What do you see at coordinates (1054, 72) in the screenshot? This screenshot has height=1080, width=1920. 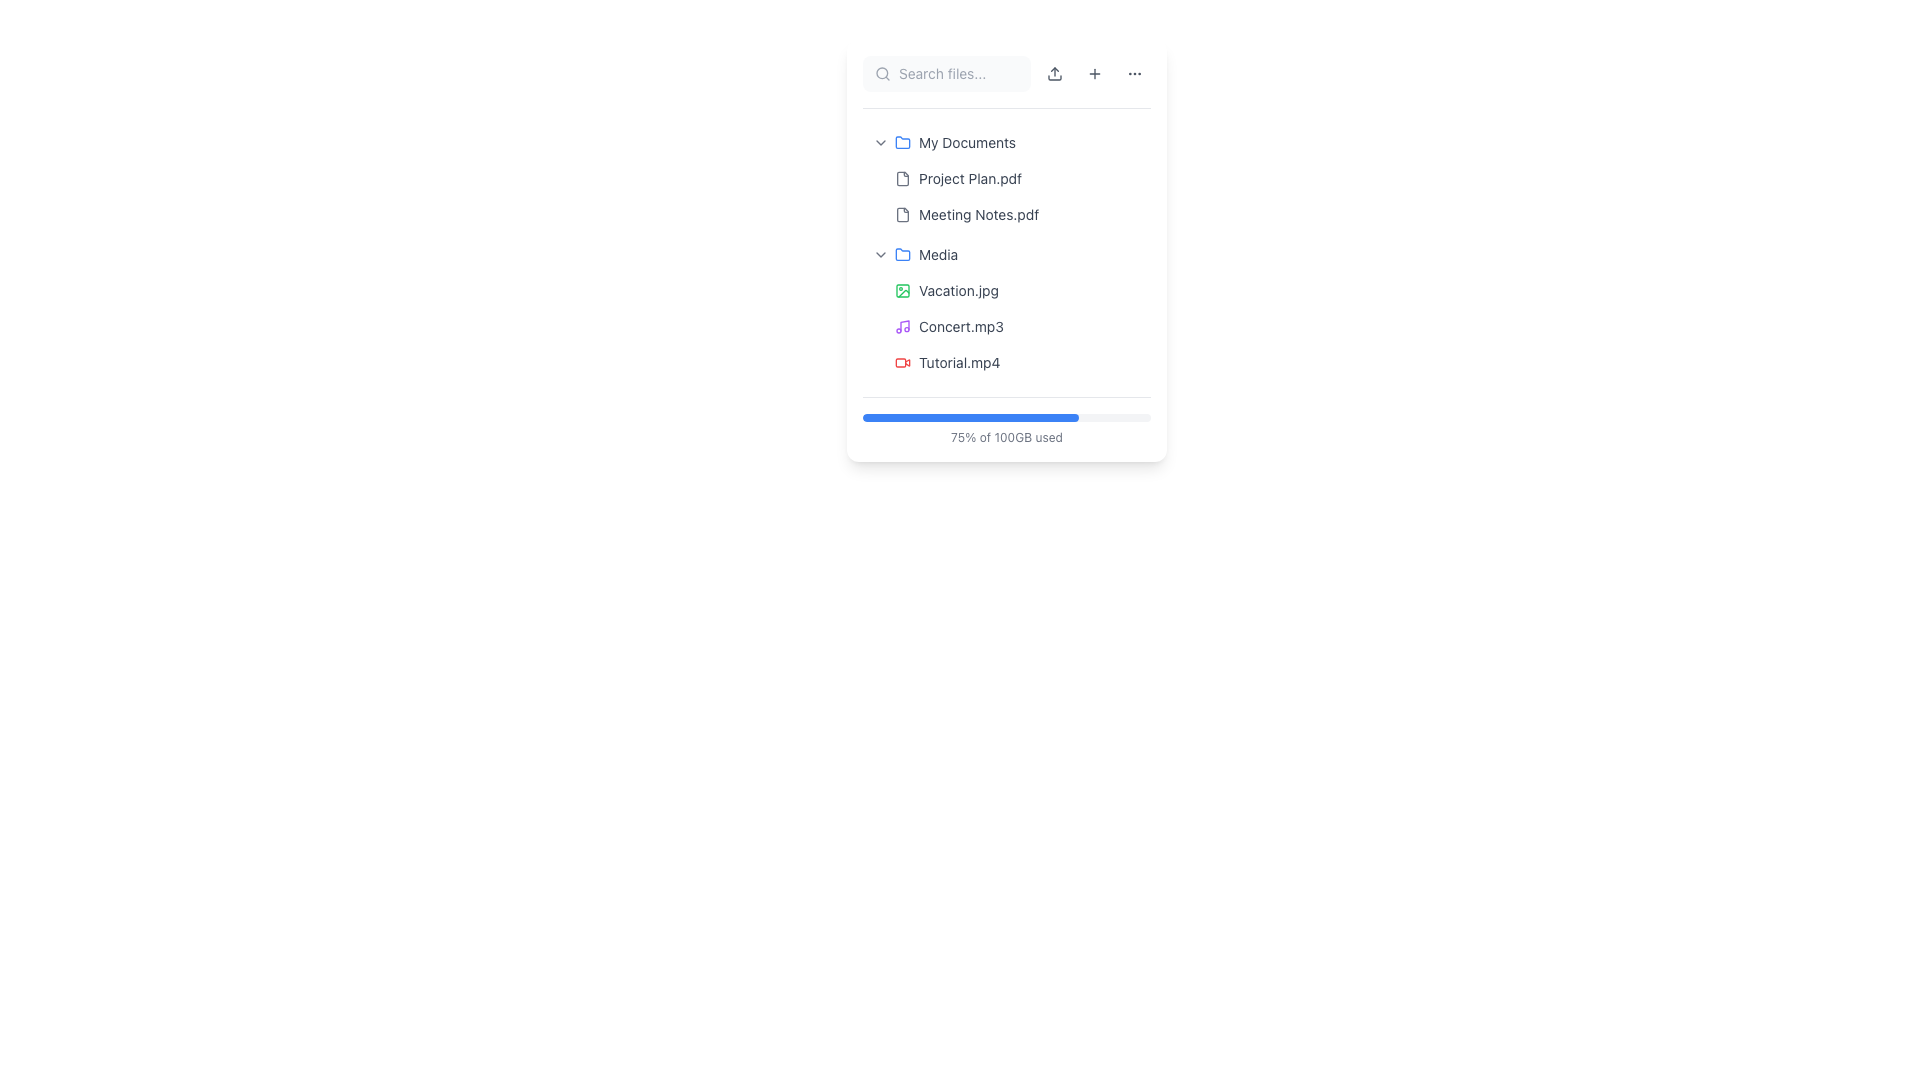 I see `the upload icon located at the top-right corner of the interface` at bounding box center [1054, 72].